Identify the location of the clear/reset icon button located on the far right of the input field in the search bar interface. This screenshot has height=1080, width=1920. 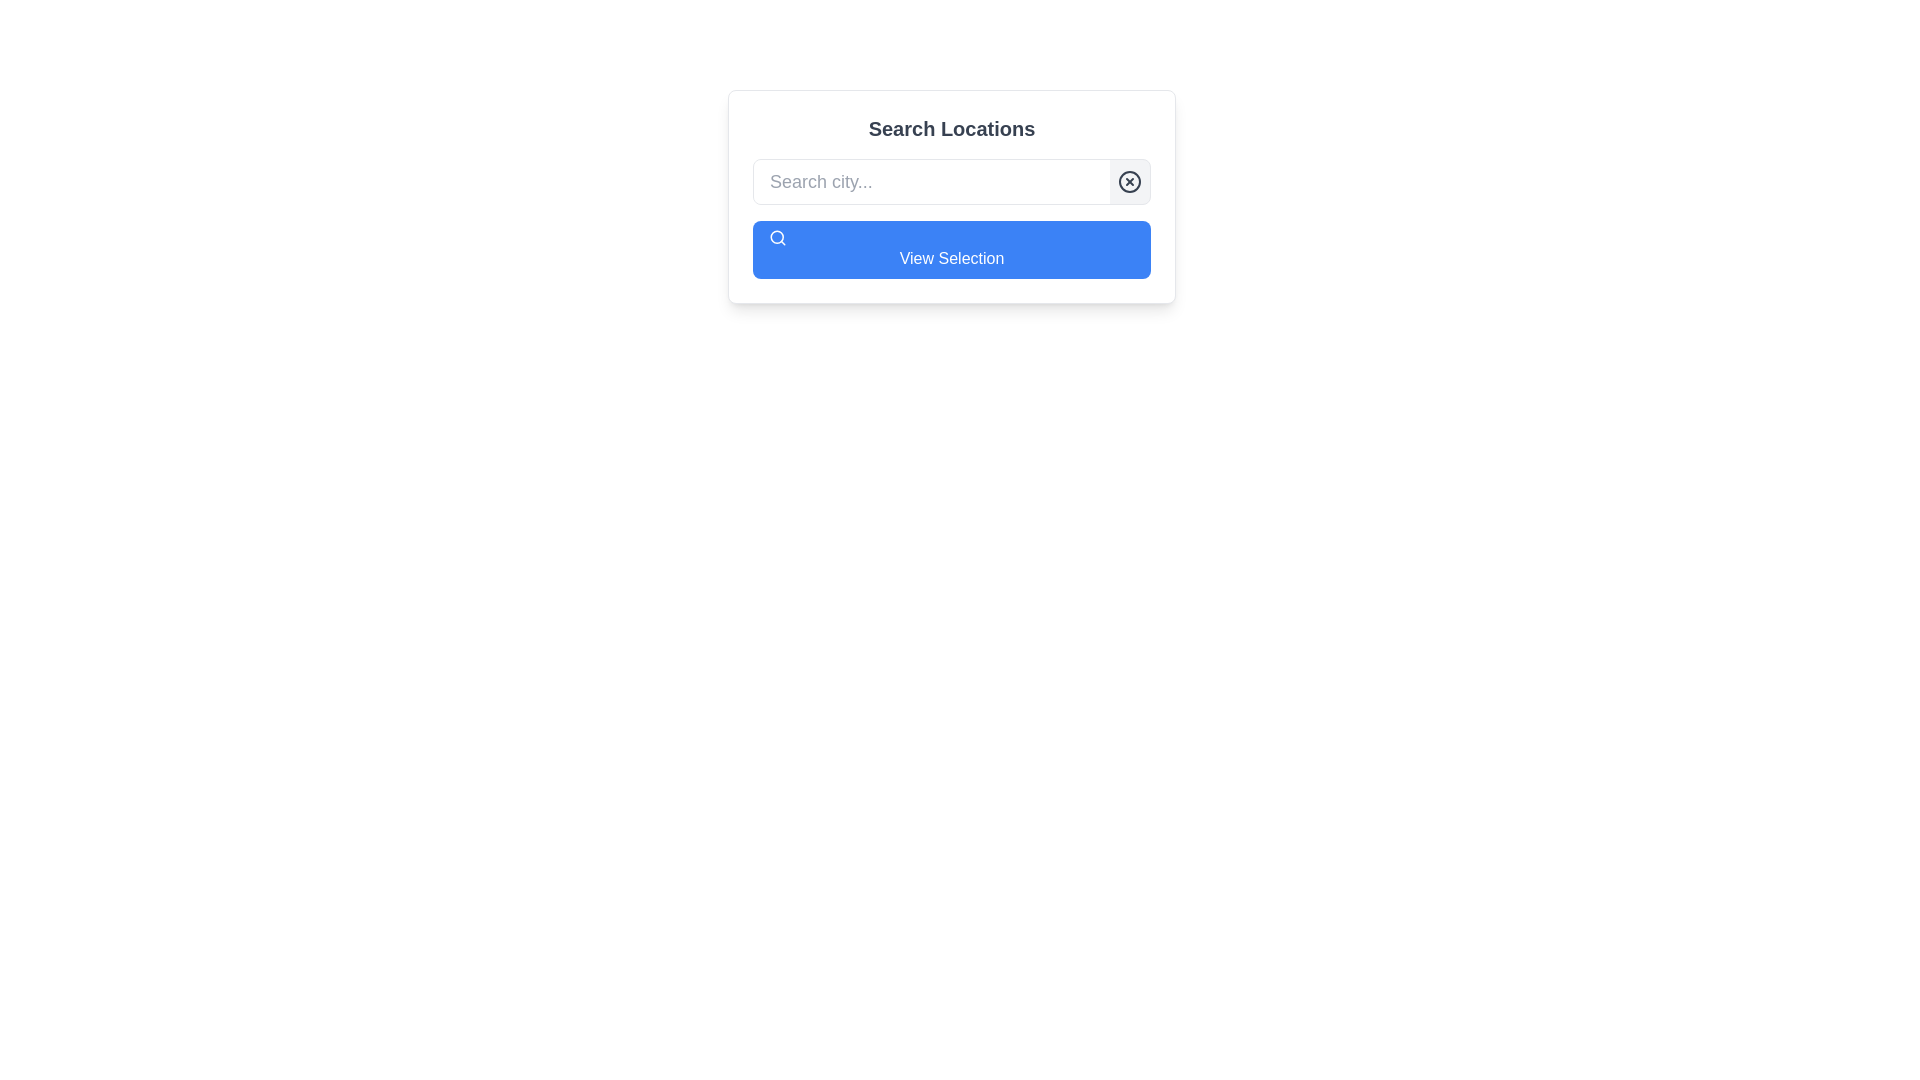
(1129, 181).